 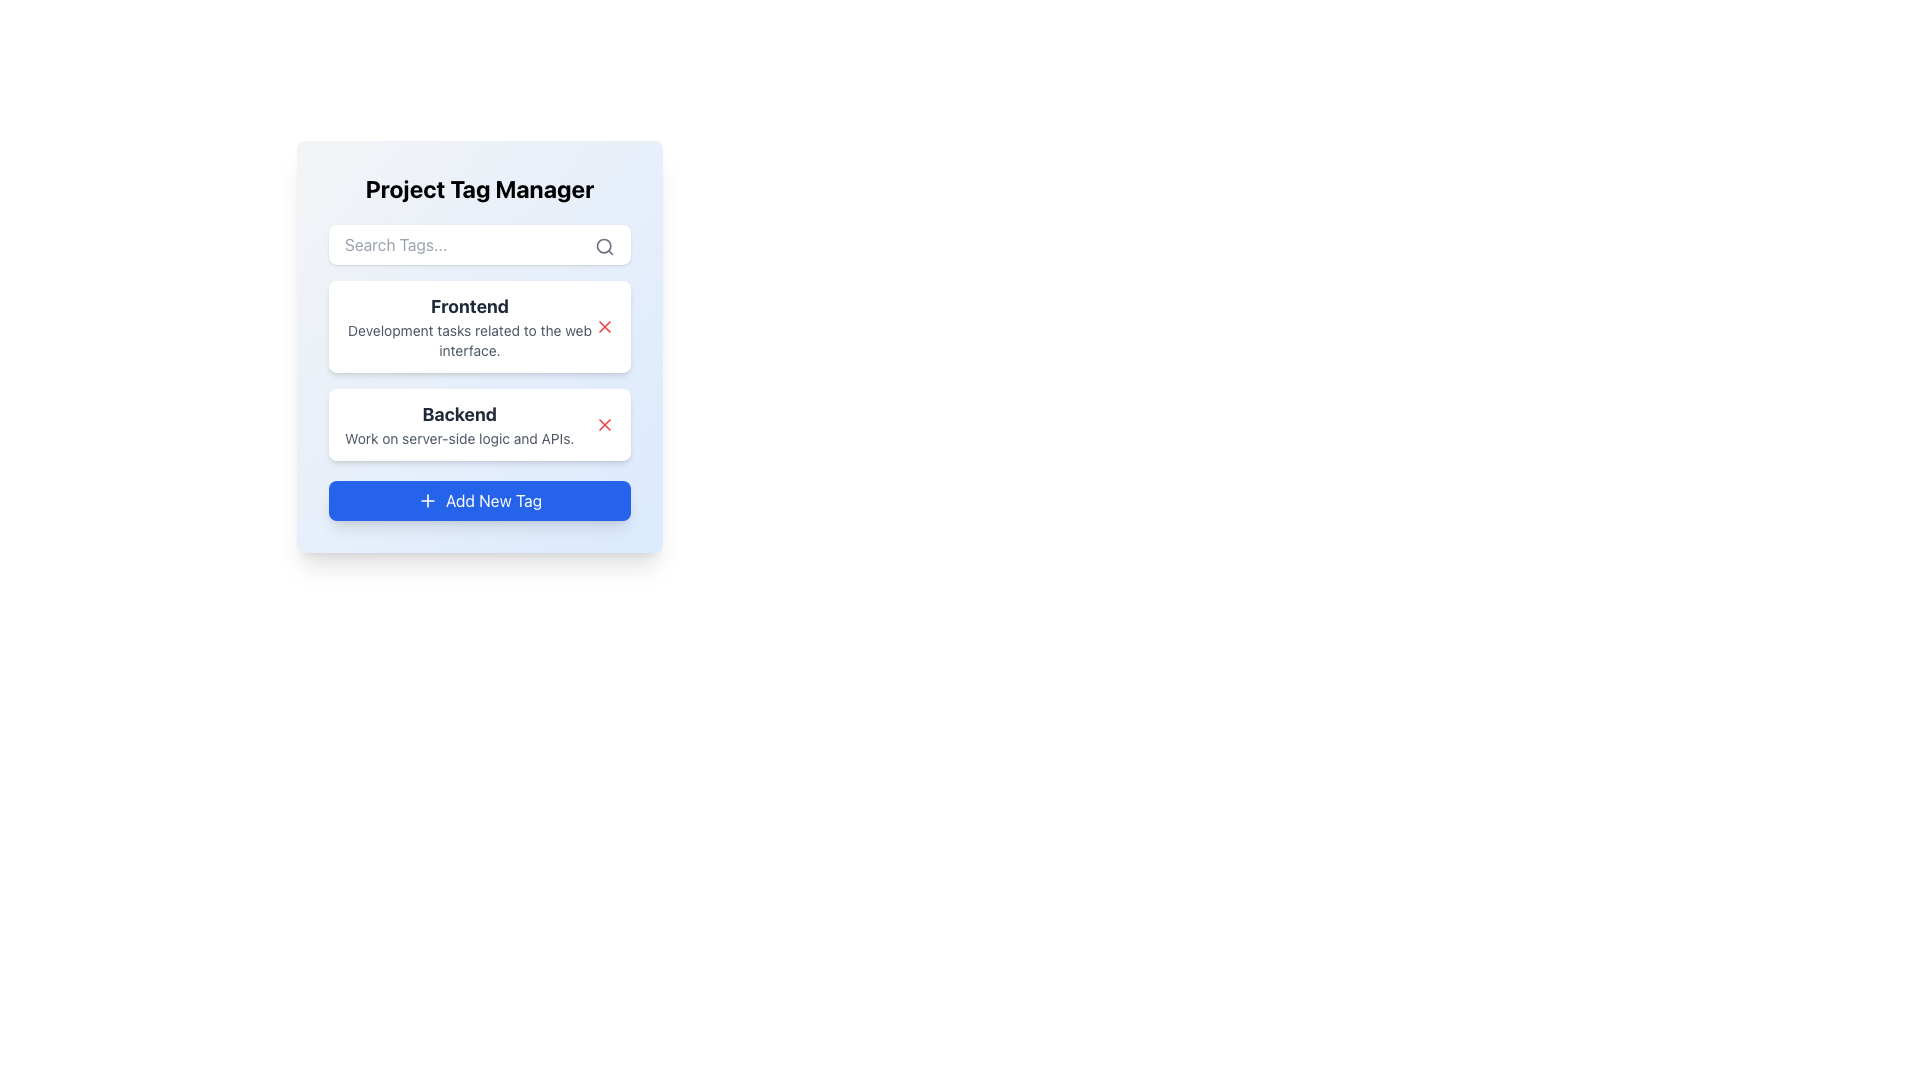 What do you see at coordinates (469, 326) in the screenshot?
I see `the topmost text block in the project tag management system that describes frontend-related tasks` at bounding box center [469, 326].